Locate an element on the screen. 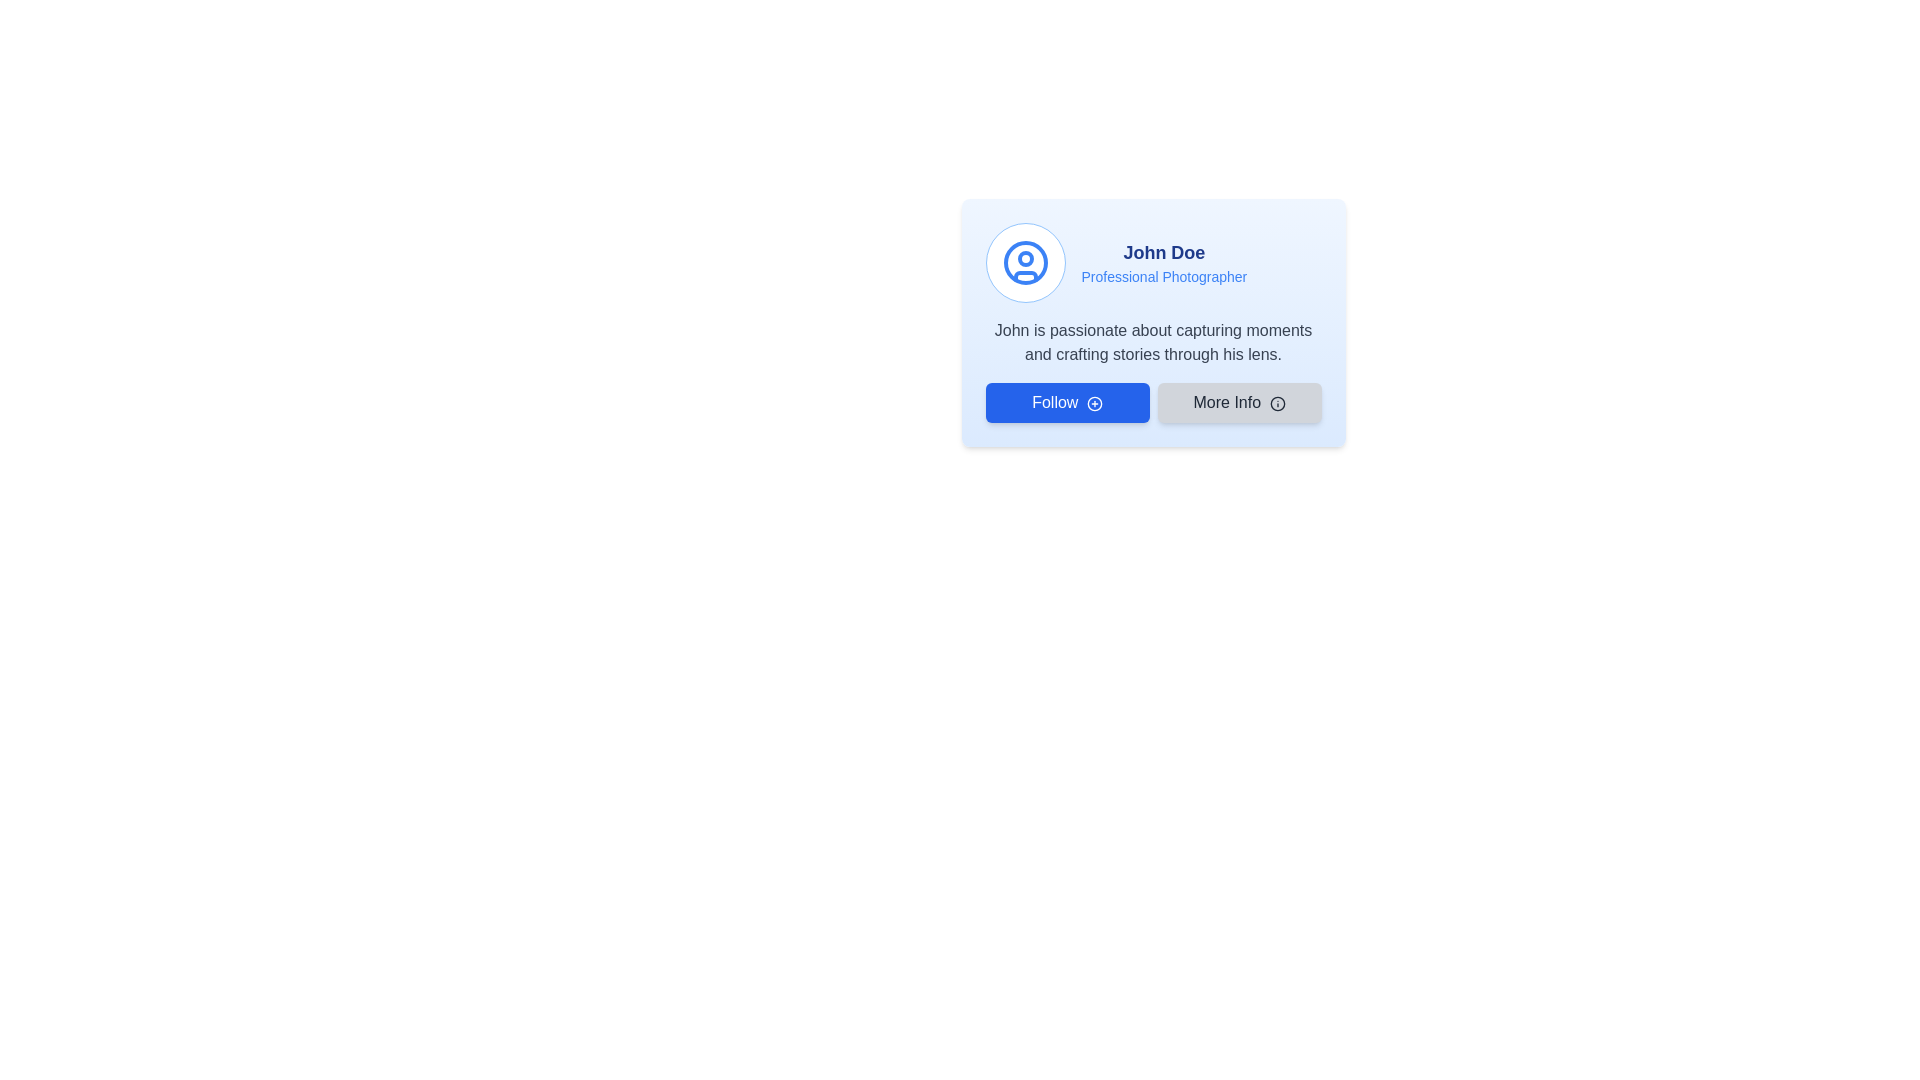 The width and height of the screenshot is (1920, 1080). the 'More Info' button located at the bottom of the profile card is located at coordinates (1238, 402).